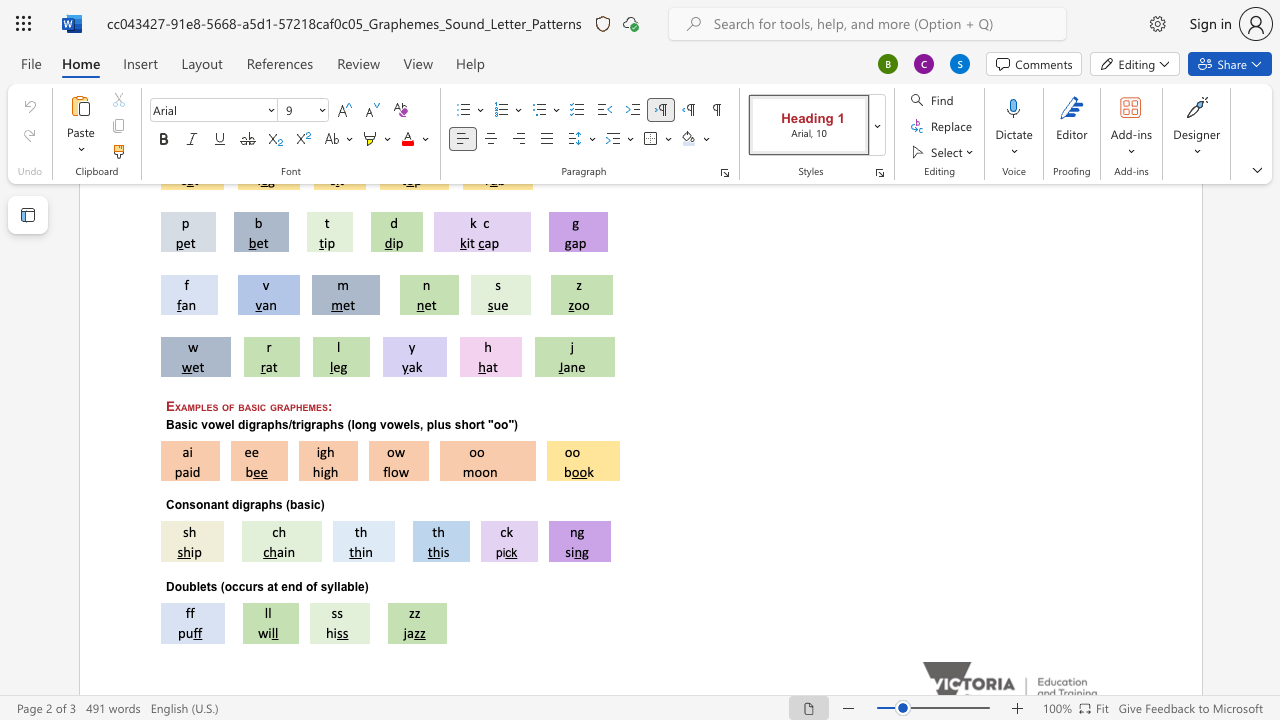 The height and width of the screenshot is (720, 1280). Describe the element at coordinates (226, 504) in the screenshot. I see `the 1th character "t" in the text` at that location.